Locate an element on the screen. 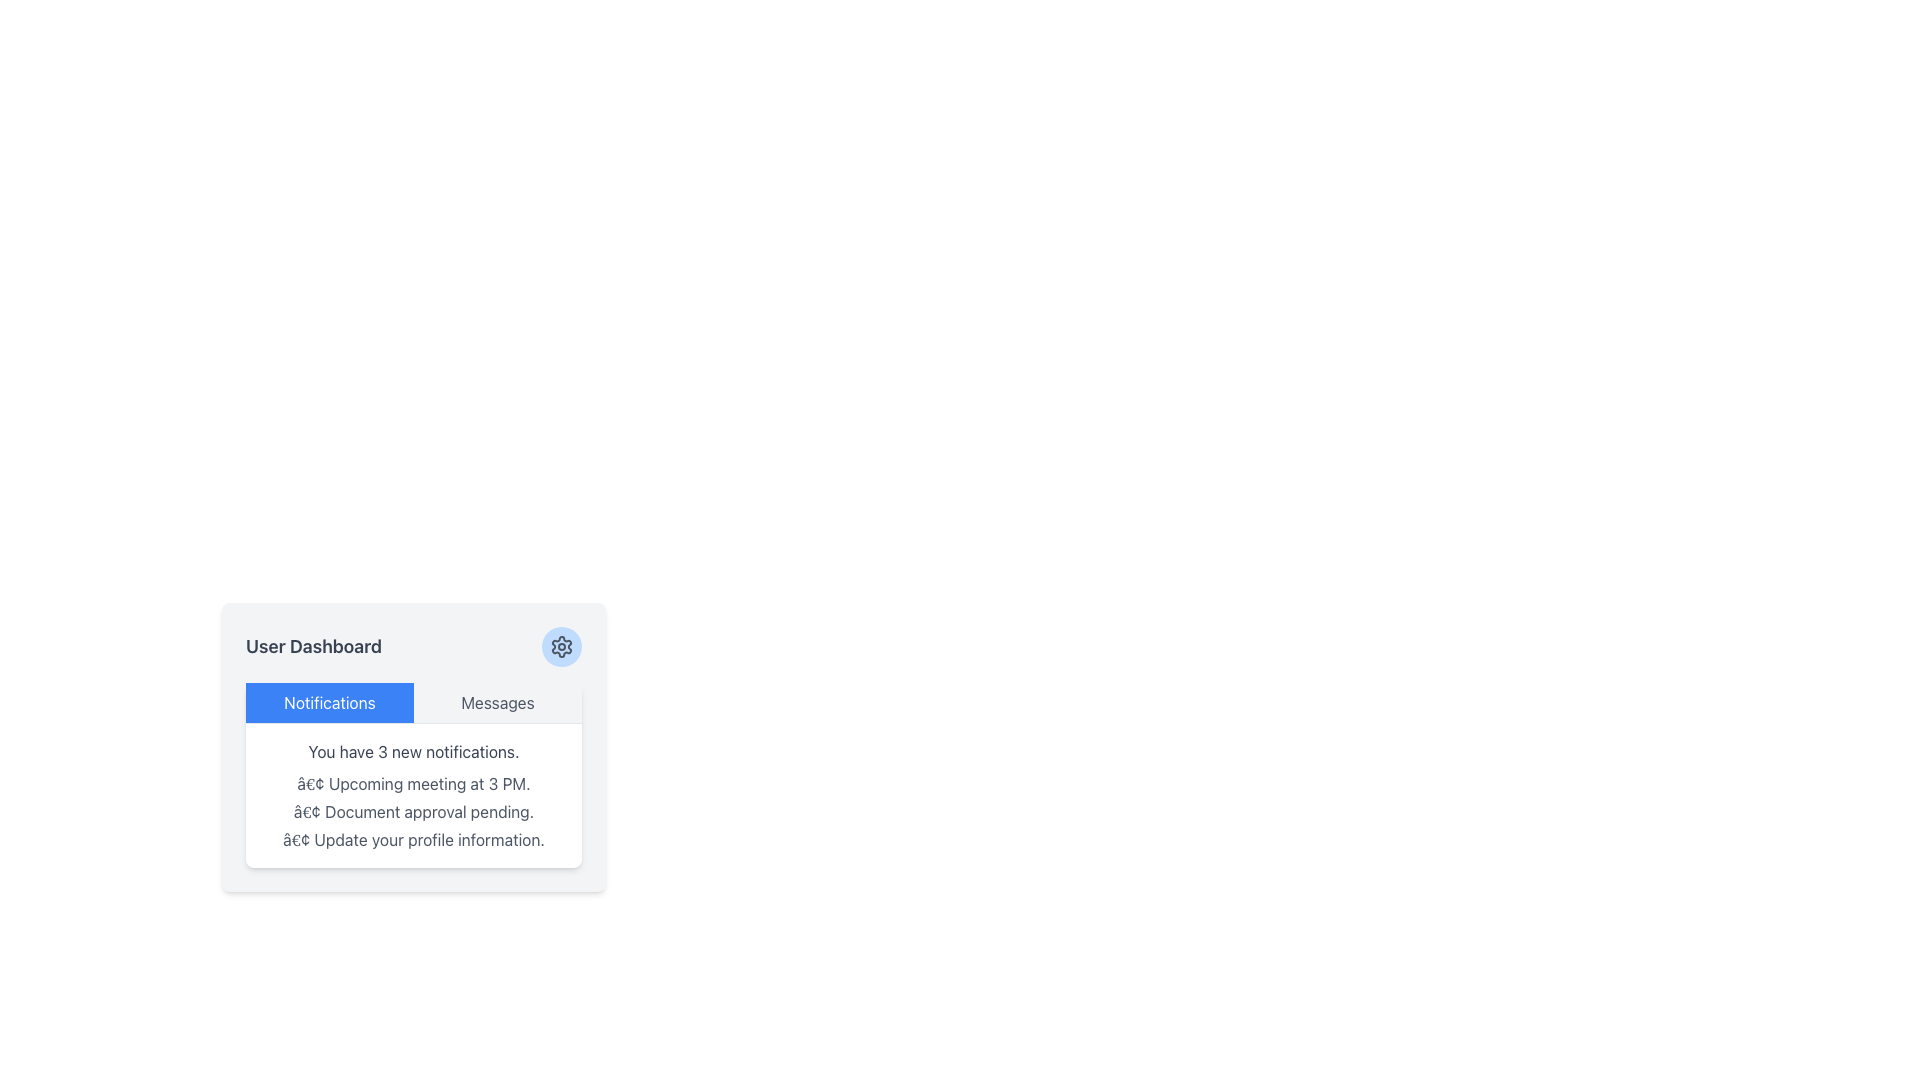 The width and height of the screenshot is (1920, 1080). notifications displayed in the textual data panel that contains a header stating 'You have 3 new notifications' and a list of three bullet-pointed statements is located at coordinates (412, 794).